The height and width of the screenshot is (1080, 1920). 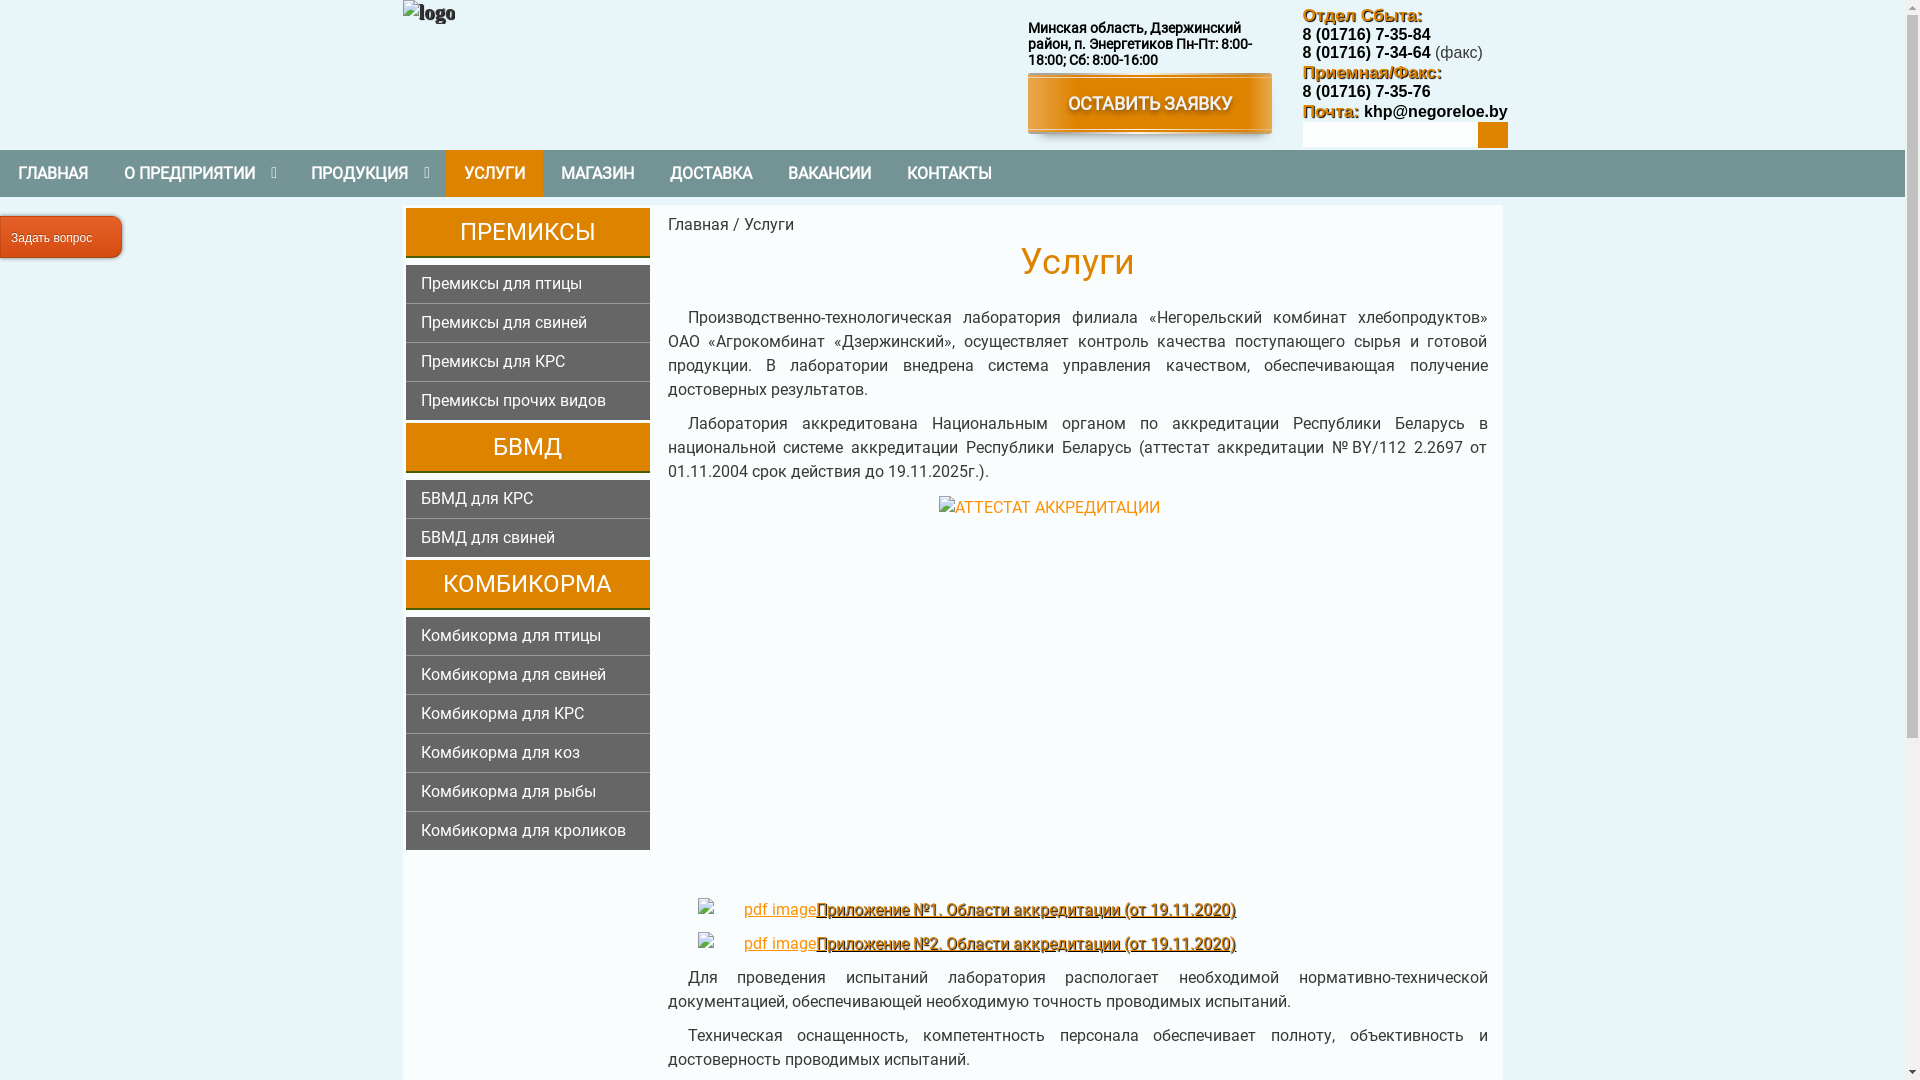 What do you see at coordinates (1365, 91) in the screenshot?
I see `'8 (01716) 7-35-76'` at bounding box center [1365, 91].